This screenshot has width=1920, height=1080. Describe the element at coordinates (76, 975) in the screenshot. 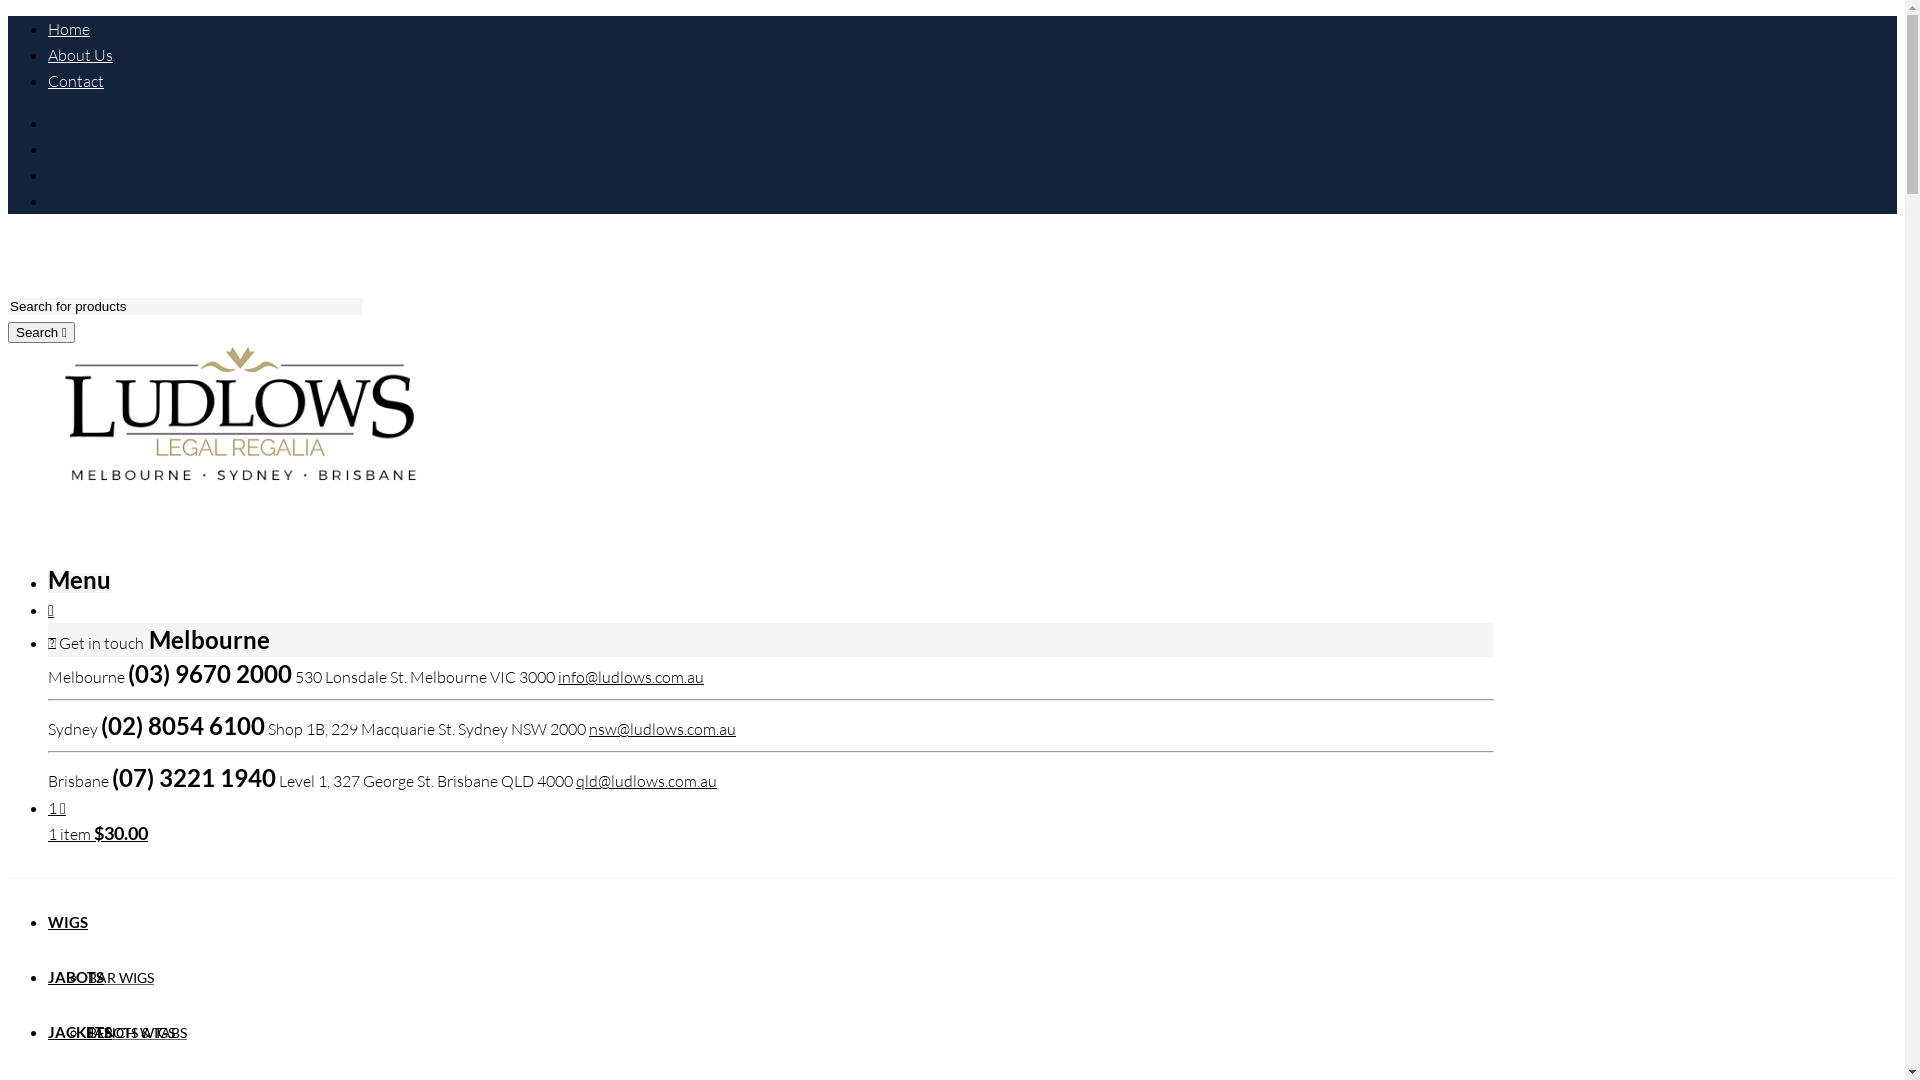

I see `'JABOTS'` at that location.